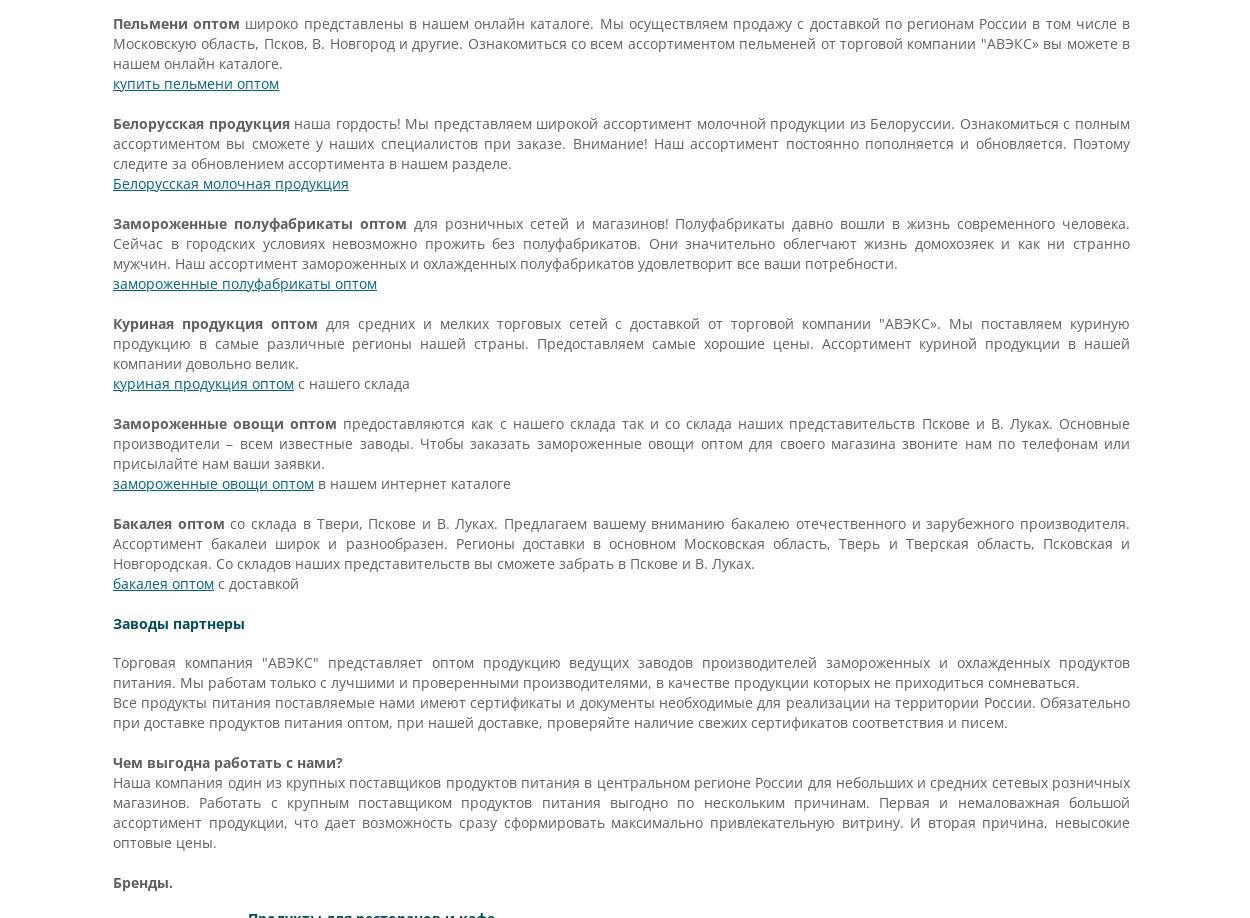 Image resolution: width=1250 pixels, height=918 pixels. I want to click on 'со склада в Твери, Пскове и В. Луках. Предлагаем вашему вниманию бакалею отечественного и зарубежного производителя. Ассортимент бакалеи широк и разнообразен. Регионы доставки в основном Московская область, Тверь и Тверская область, Псковская и Новгородская. Со складов наших представительств вы сможете забрать в Пскове и В. Луках.', so click(620, 542).